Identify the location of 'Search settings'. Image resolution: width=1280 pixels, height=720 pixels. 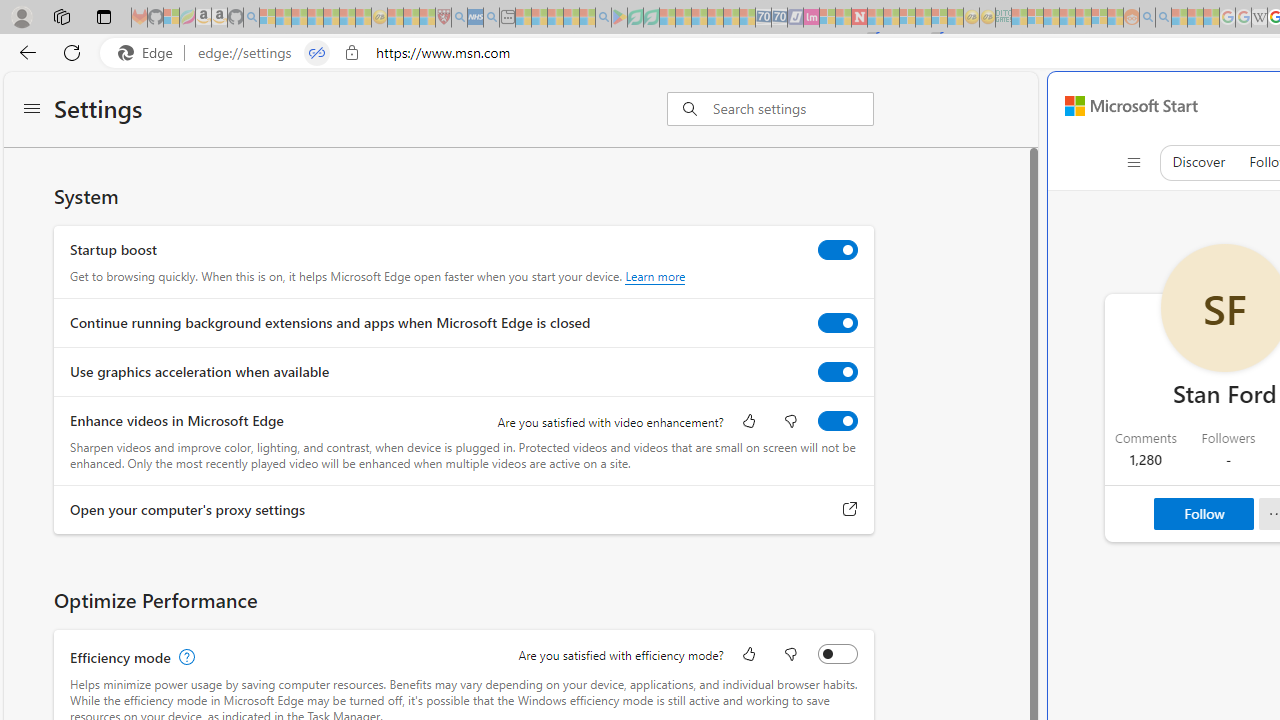
(791, 109).